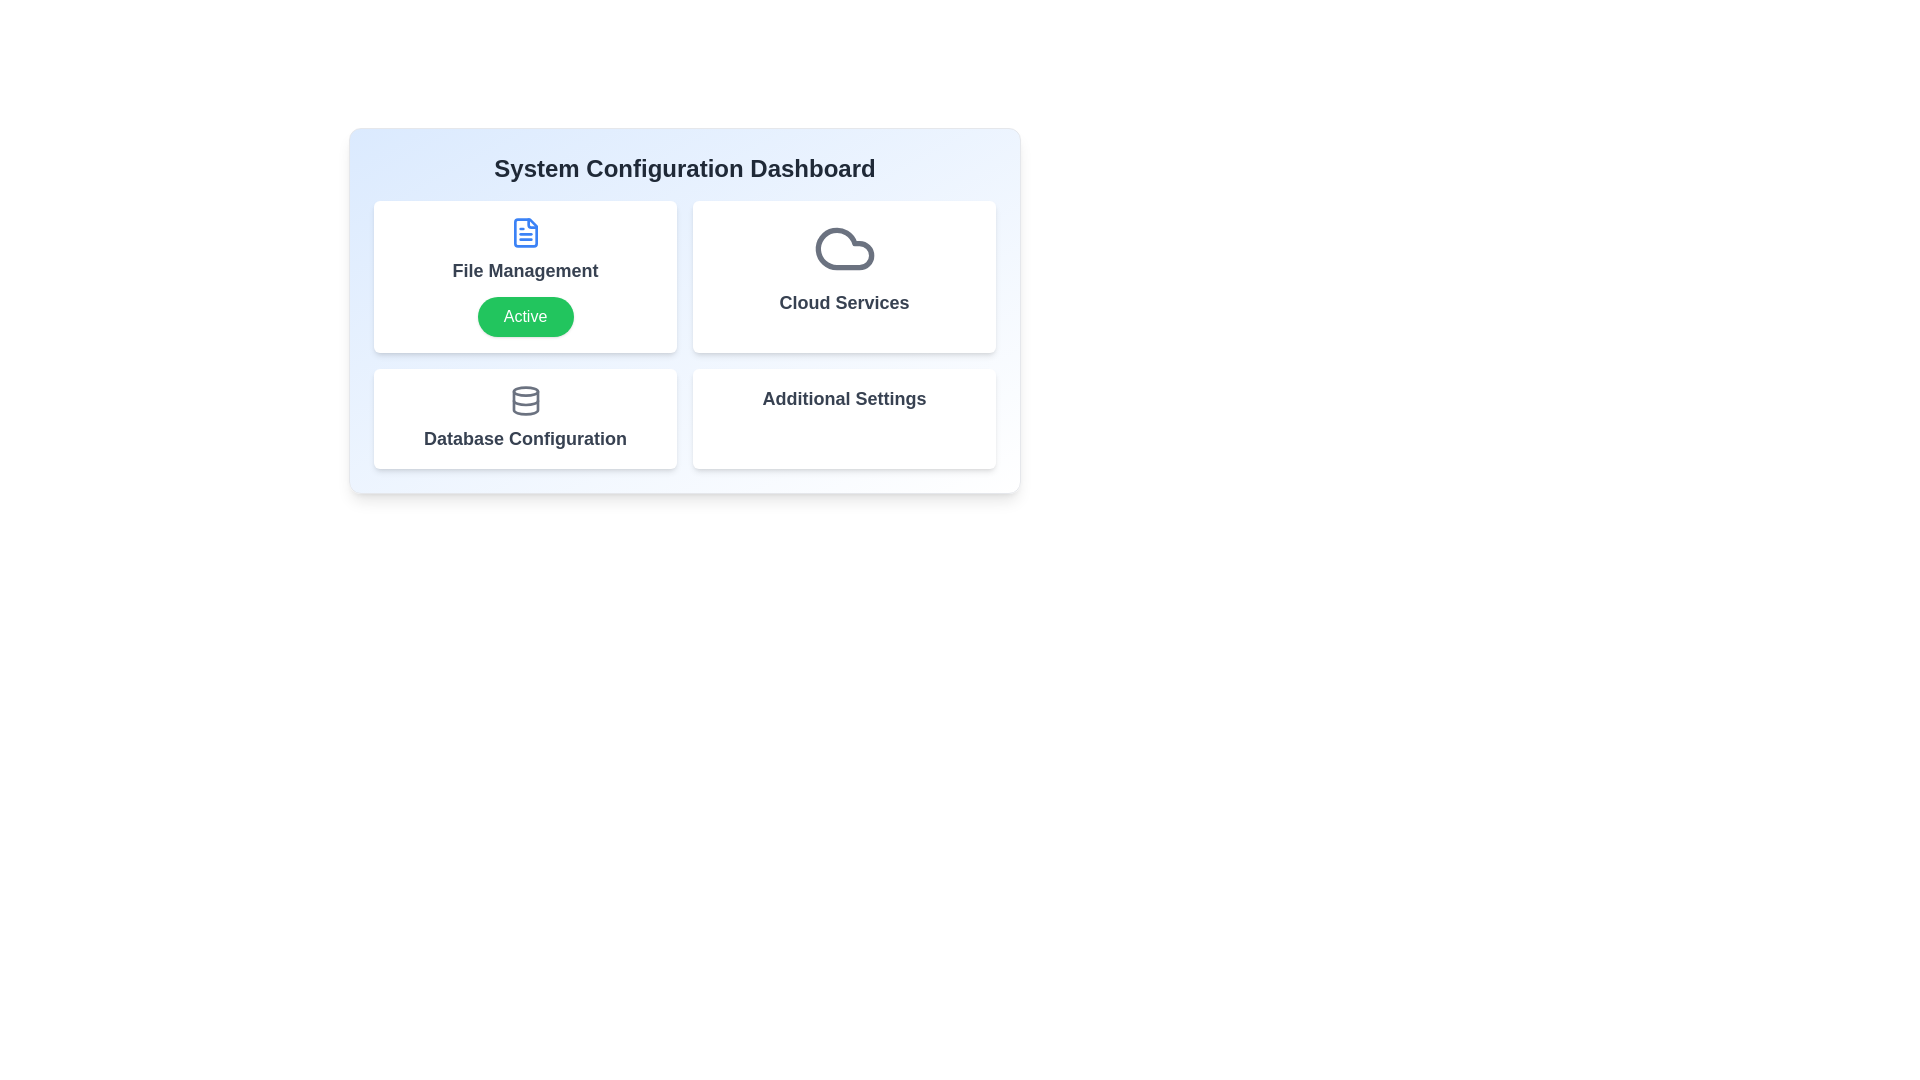  Describe the element at coordinates (844, 303) in the screenshot. I see `the label indicating cloud services at the center bottom of the white rectangular card located in the upper-right section of the interface` at that location.